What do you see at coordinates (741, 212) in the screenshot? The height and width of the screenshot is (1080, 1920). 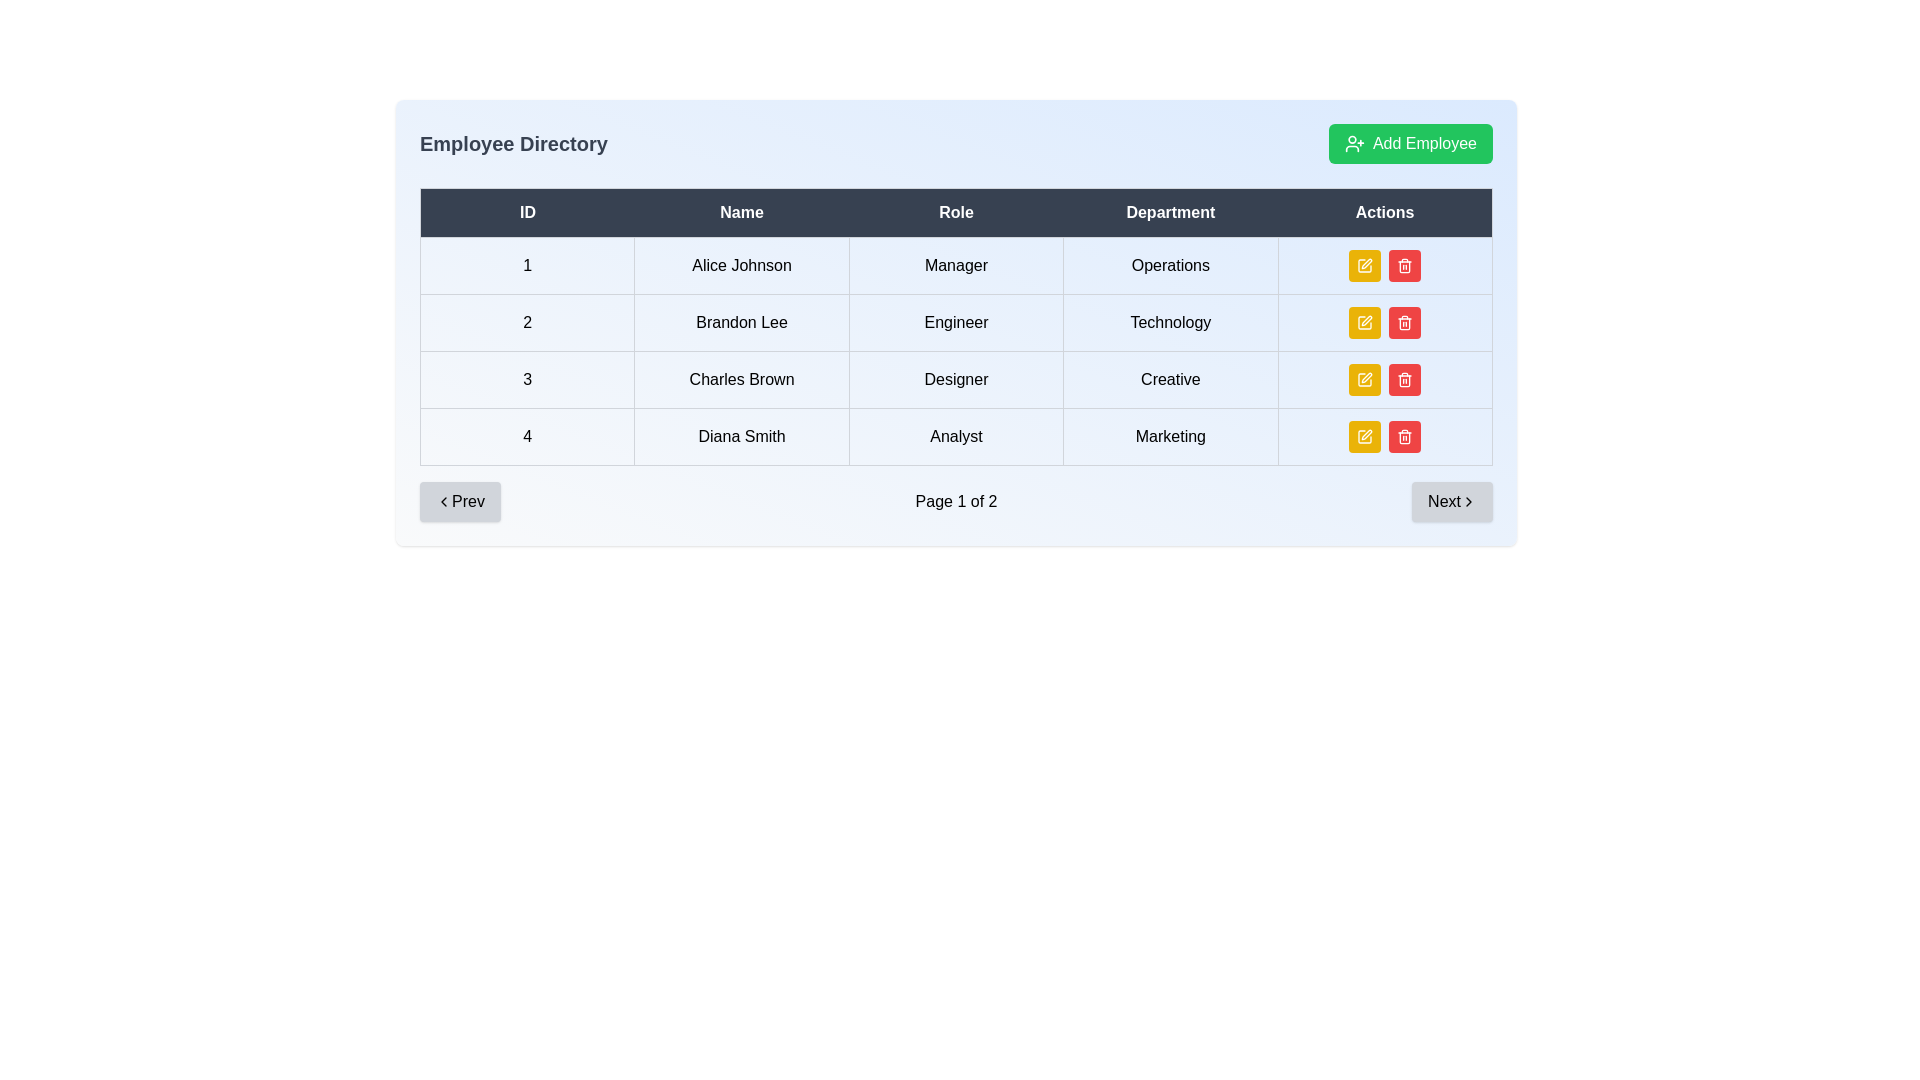 I see `the table header cell labeled 'Name', which is the second column header of the table, styled with bold white font on a dark blue background` at bounding box center [741, 212].